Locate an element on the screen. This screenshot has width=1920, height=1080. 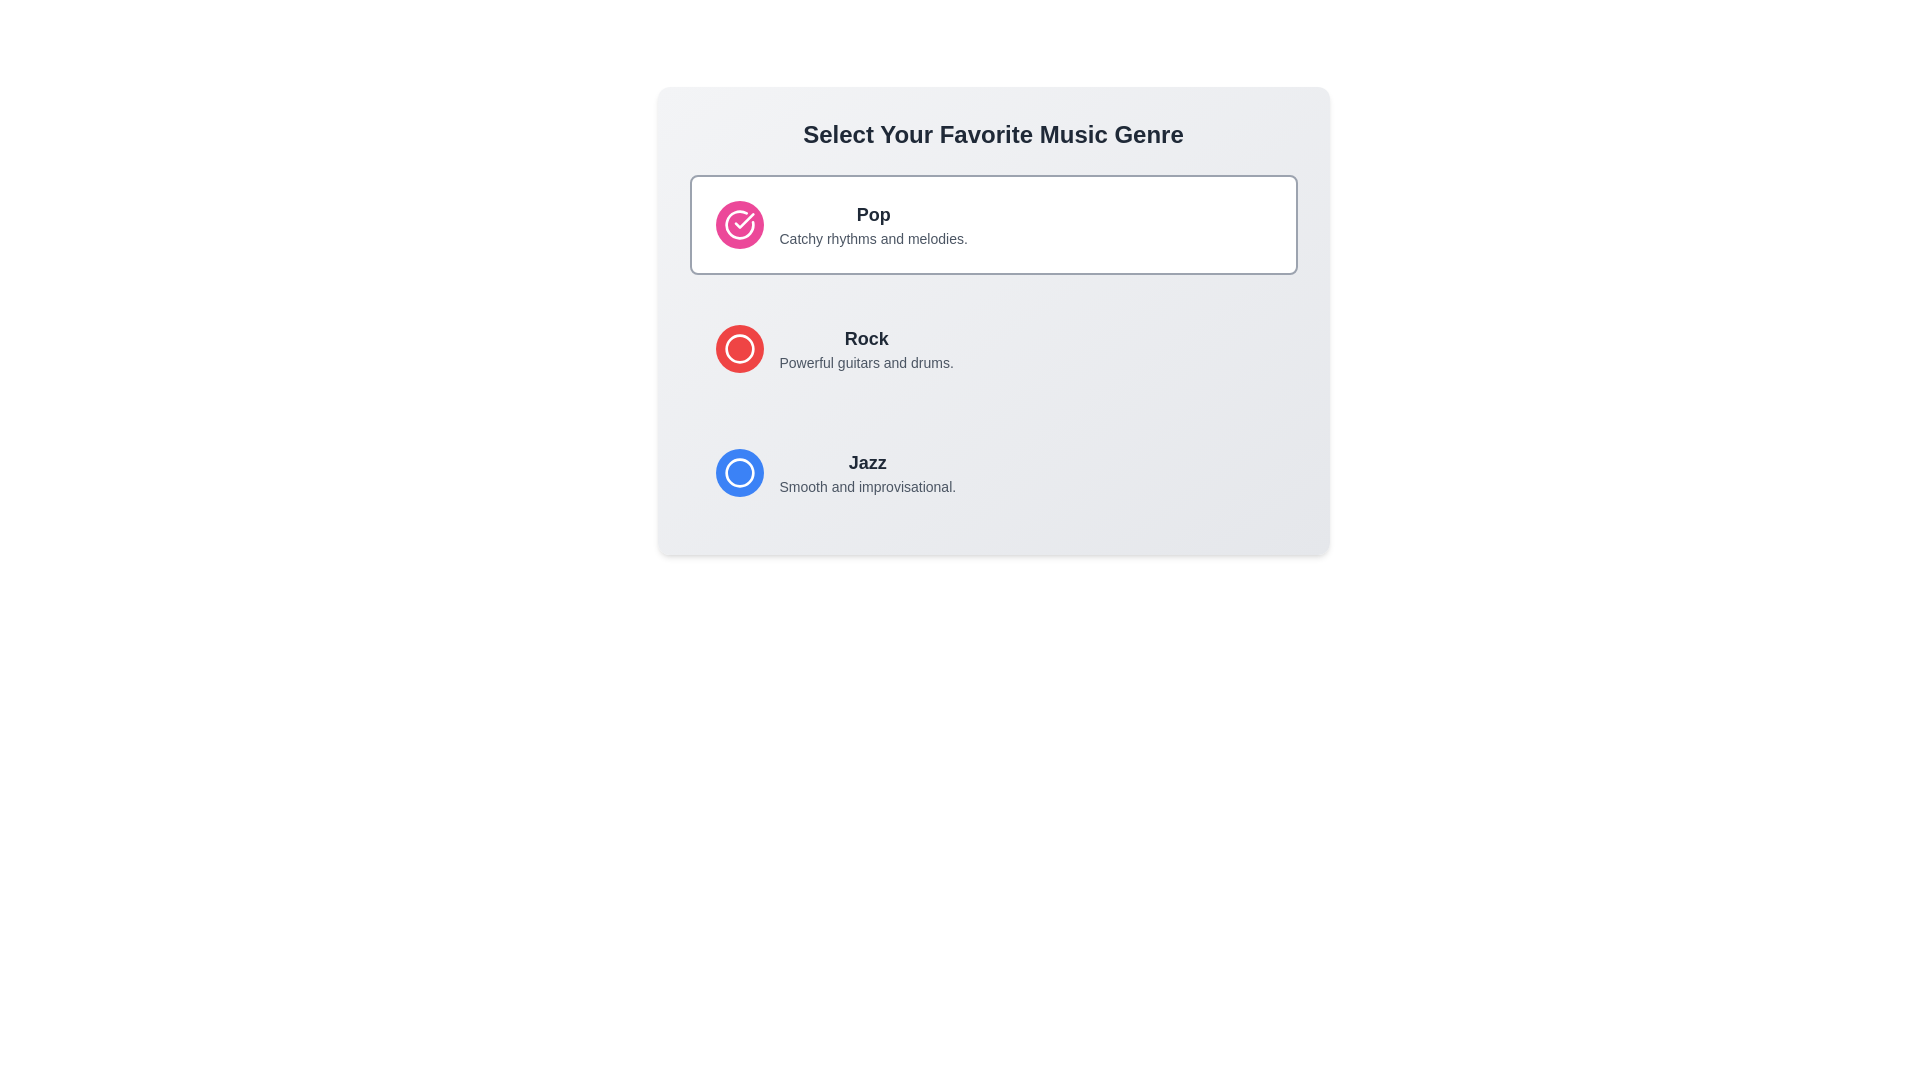
the radio button indicator for the Jazz genre of music, located in the bottom-left portion of the interface is located at coordinates (738, 473).